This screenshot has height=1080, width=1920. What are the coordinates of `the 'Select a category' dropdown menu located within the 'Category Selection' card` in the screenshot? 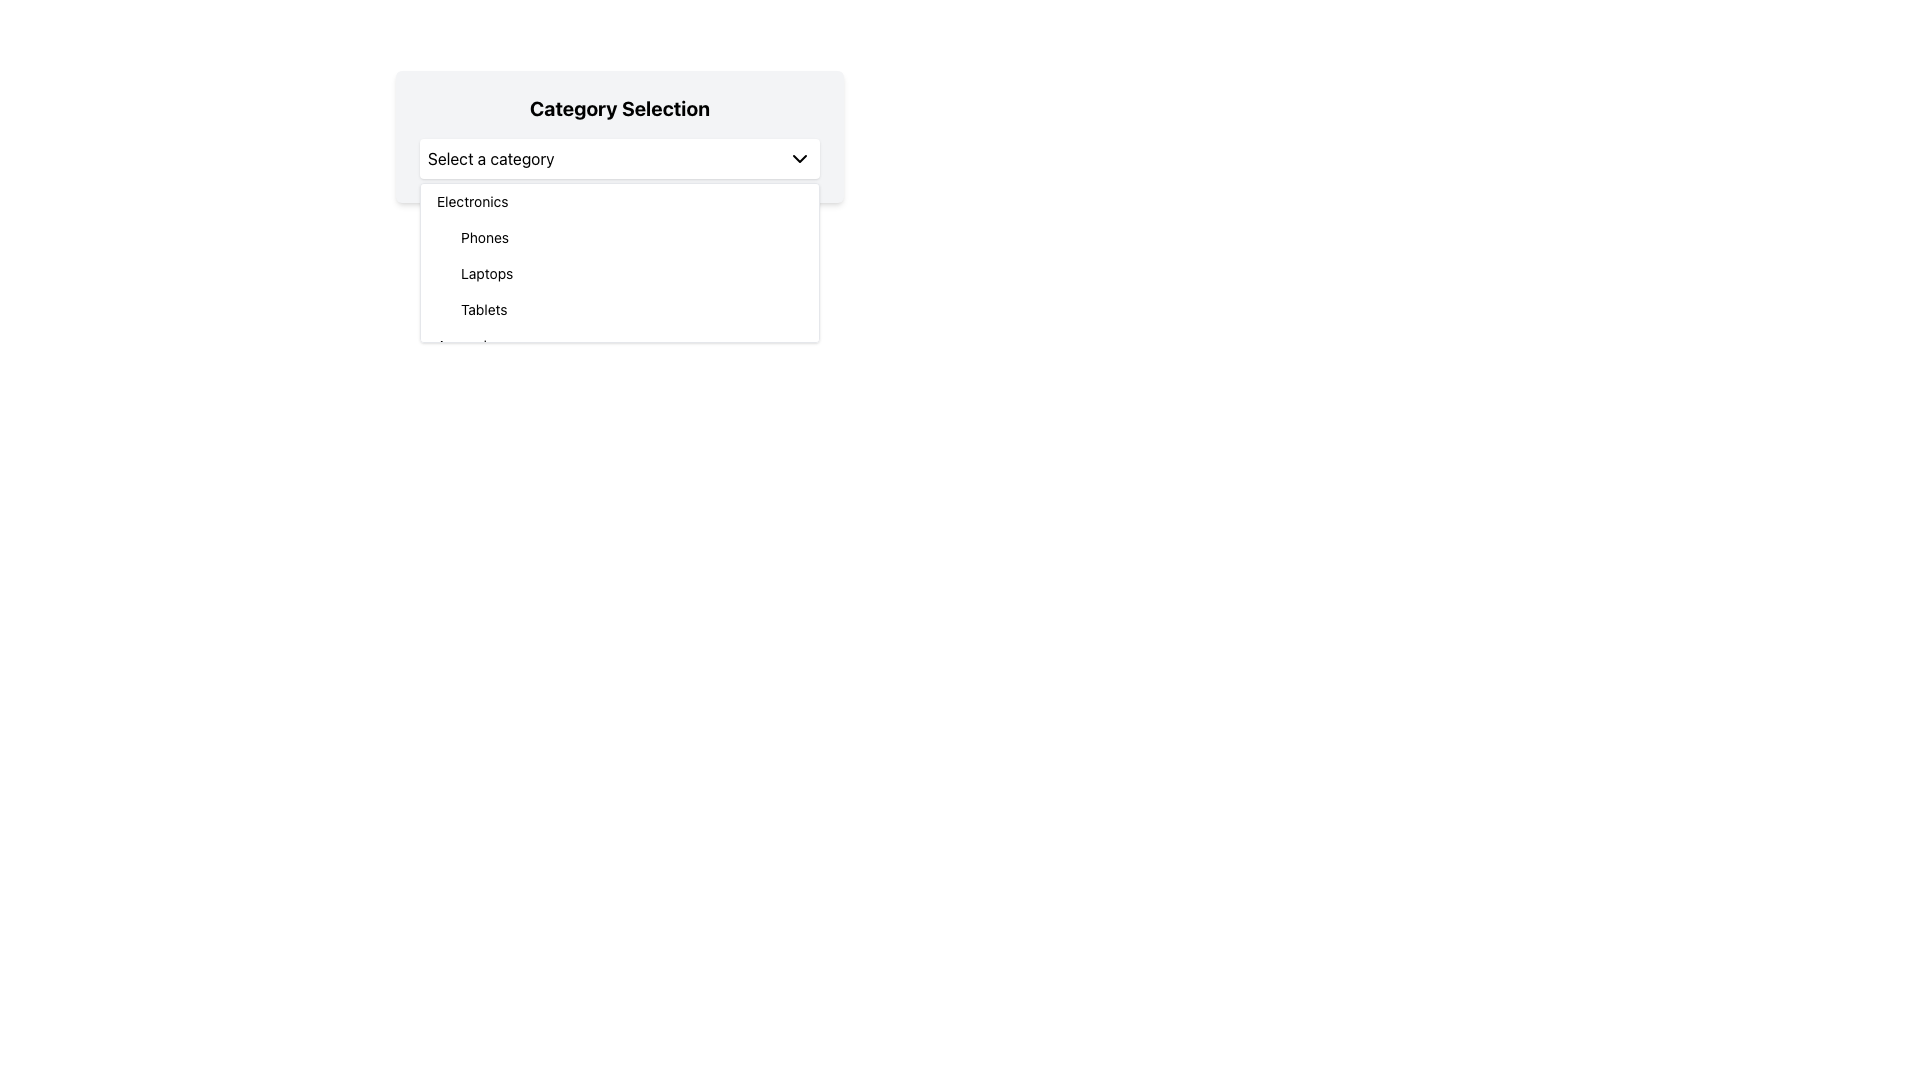 It's located at (618, 157).